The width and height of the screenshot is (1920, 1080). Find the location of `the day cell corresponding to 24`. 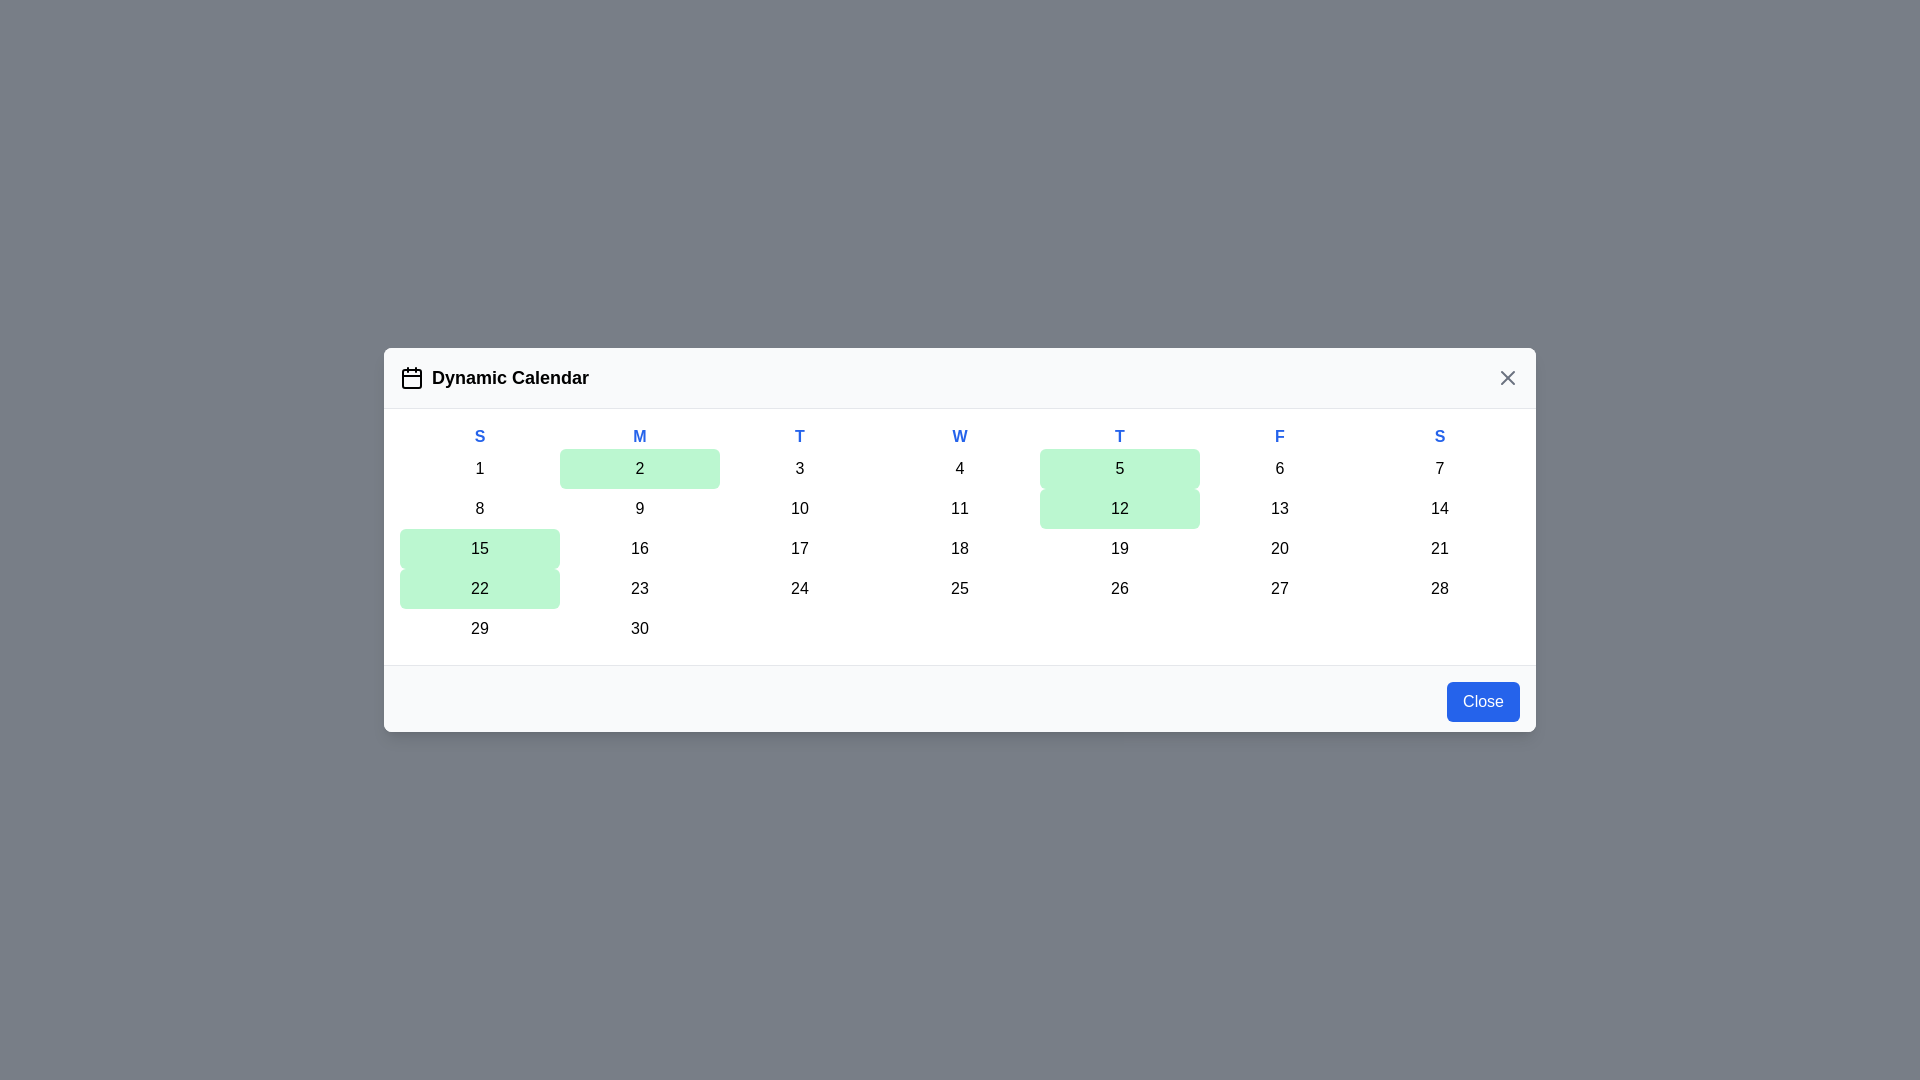

the day cell corresponding to 24 is located at coordinates (800, 588).